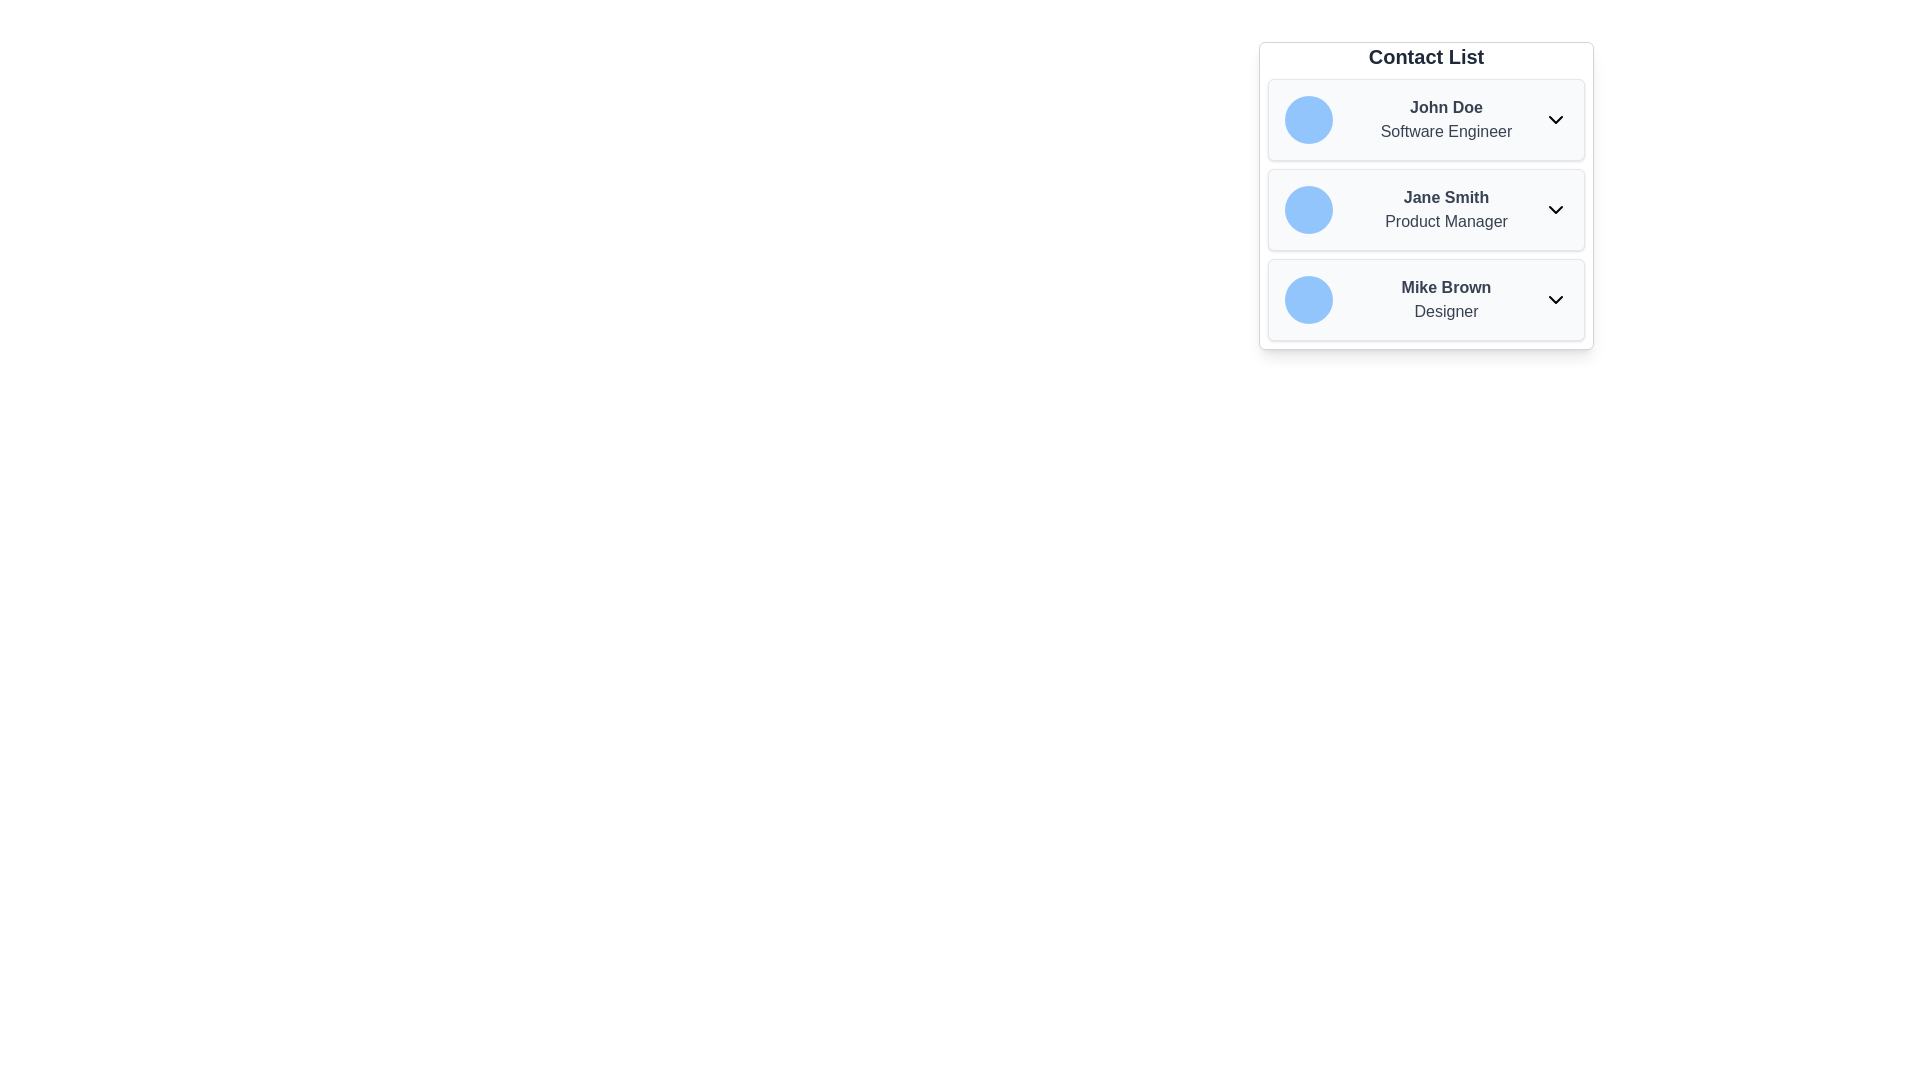  I want to click on text descriptor associated with the contact 'John Doe', which is located directly below the name in the 'Contact List' section at the top-right of the display, so click(1446, 131).